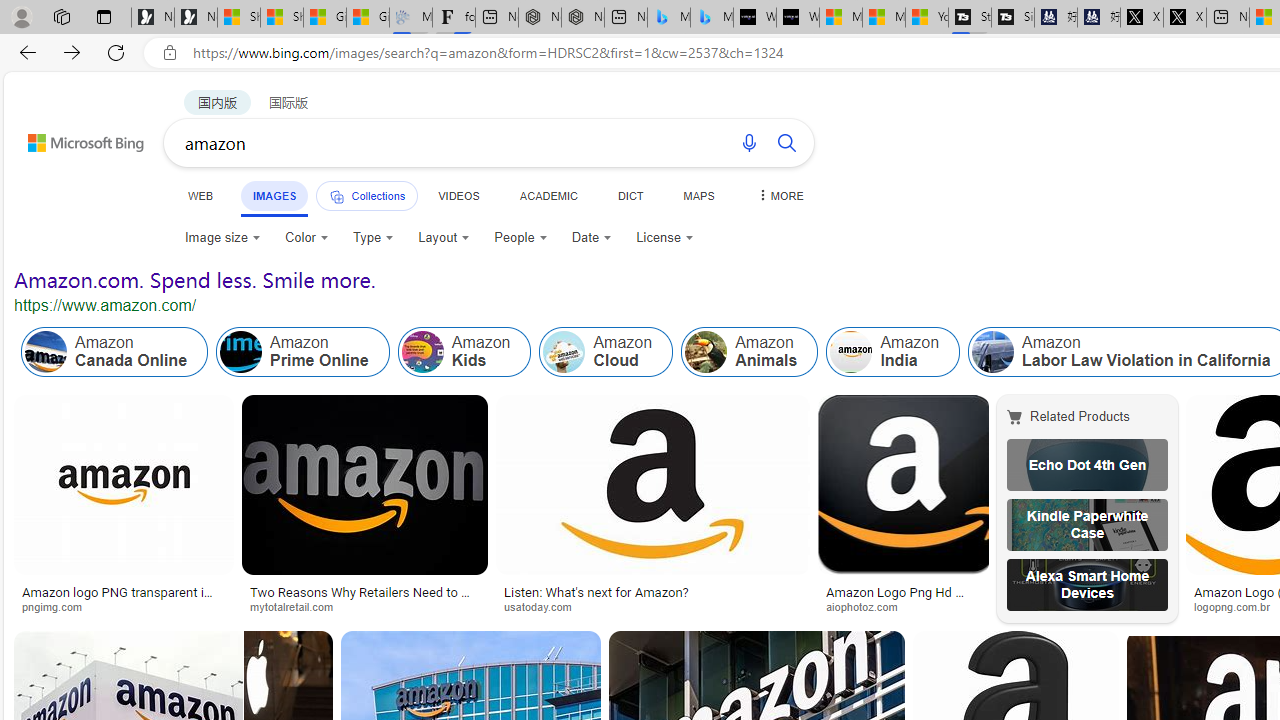 The image size is (1280, 720). What do you see at coordinates (364, 598) in the screenshot?
I see `'Two Reasons Why Retailers Need to Leverage Amazon'` at bounding box center [364, 598].